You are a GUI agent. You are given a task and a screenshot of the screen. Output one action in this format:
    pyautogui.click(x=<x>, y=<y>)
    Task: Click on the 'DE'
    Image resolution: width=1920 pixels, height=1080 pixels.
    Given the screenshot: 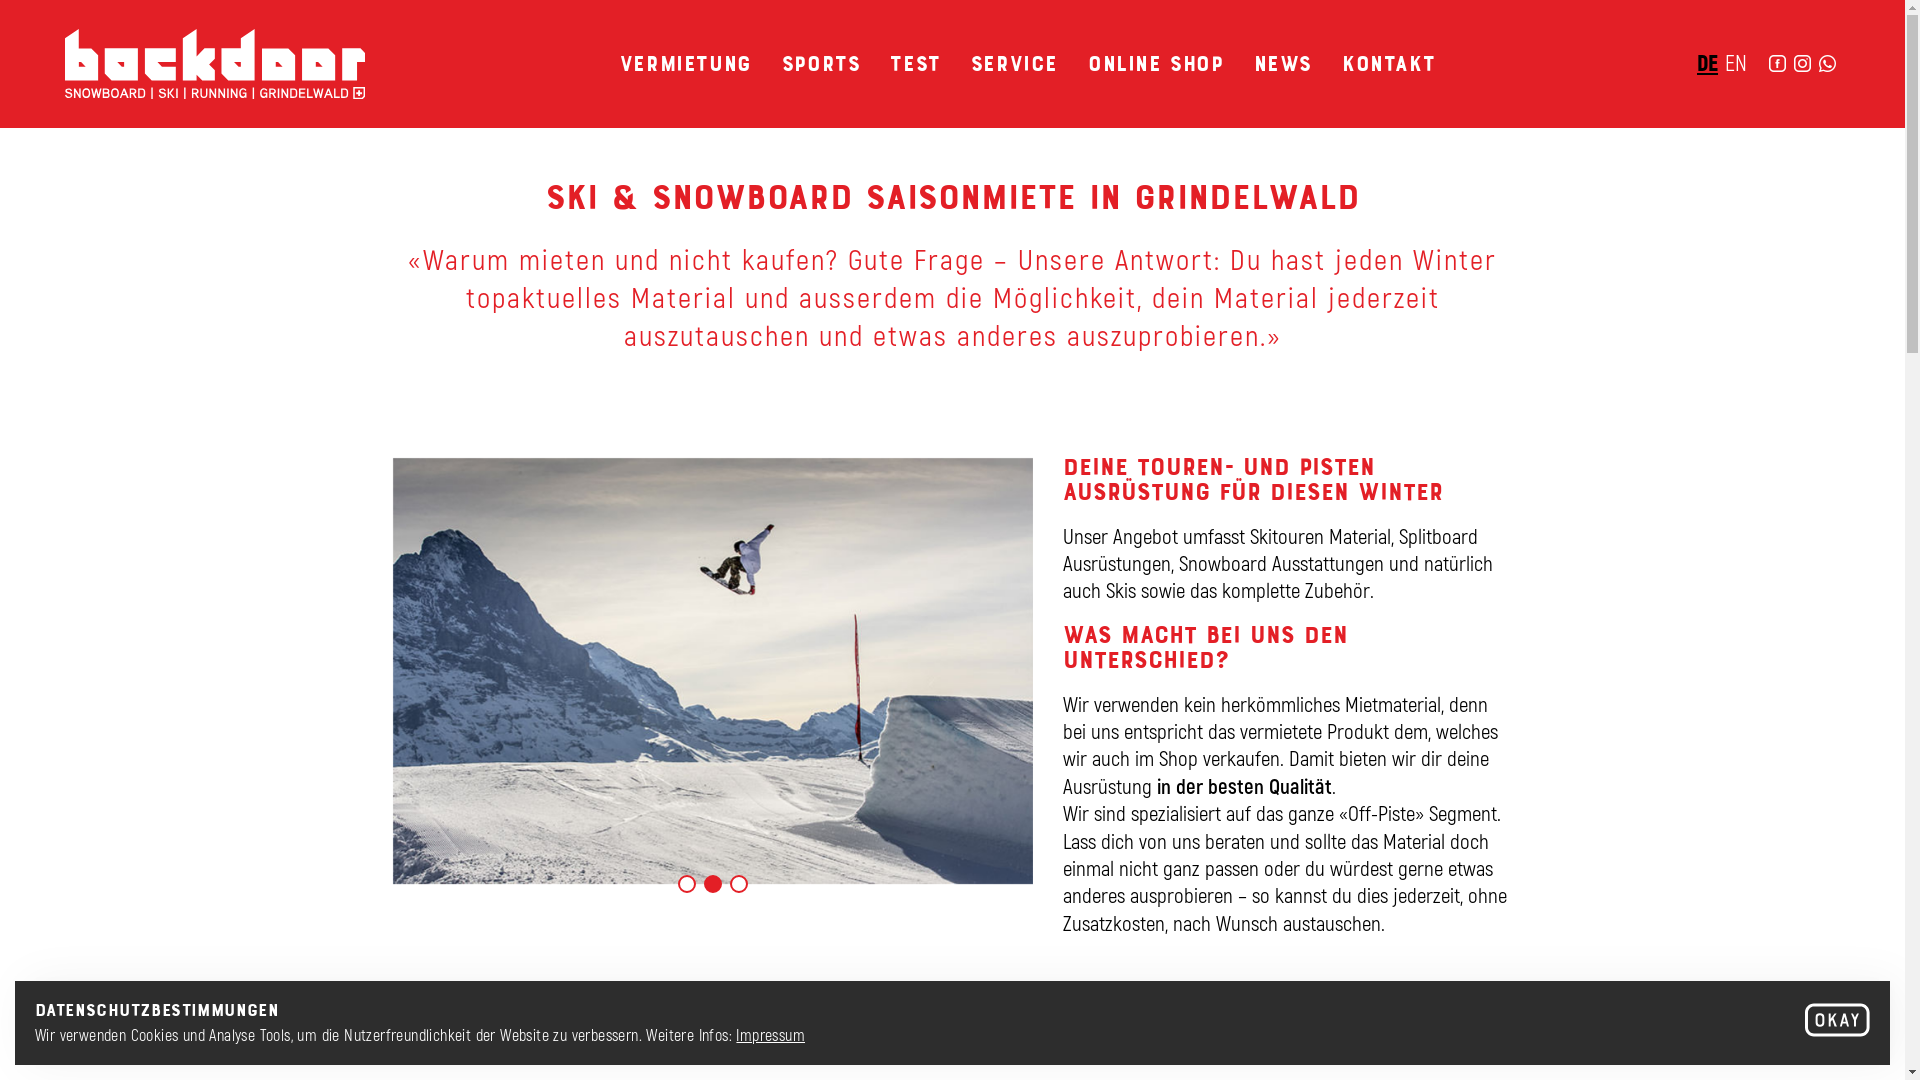 What is the action you would take?
    pyautogui.click(x=1706, y=60)
    